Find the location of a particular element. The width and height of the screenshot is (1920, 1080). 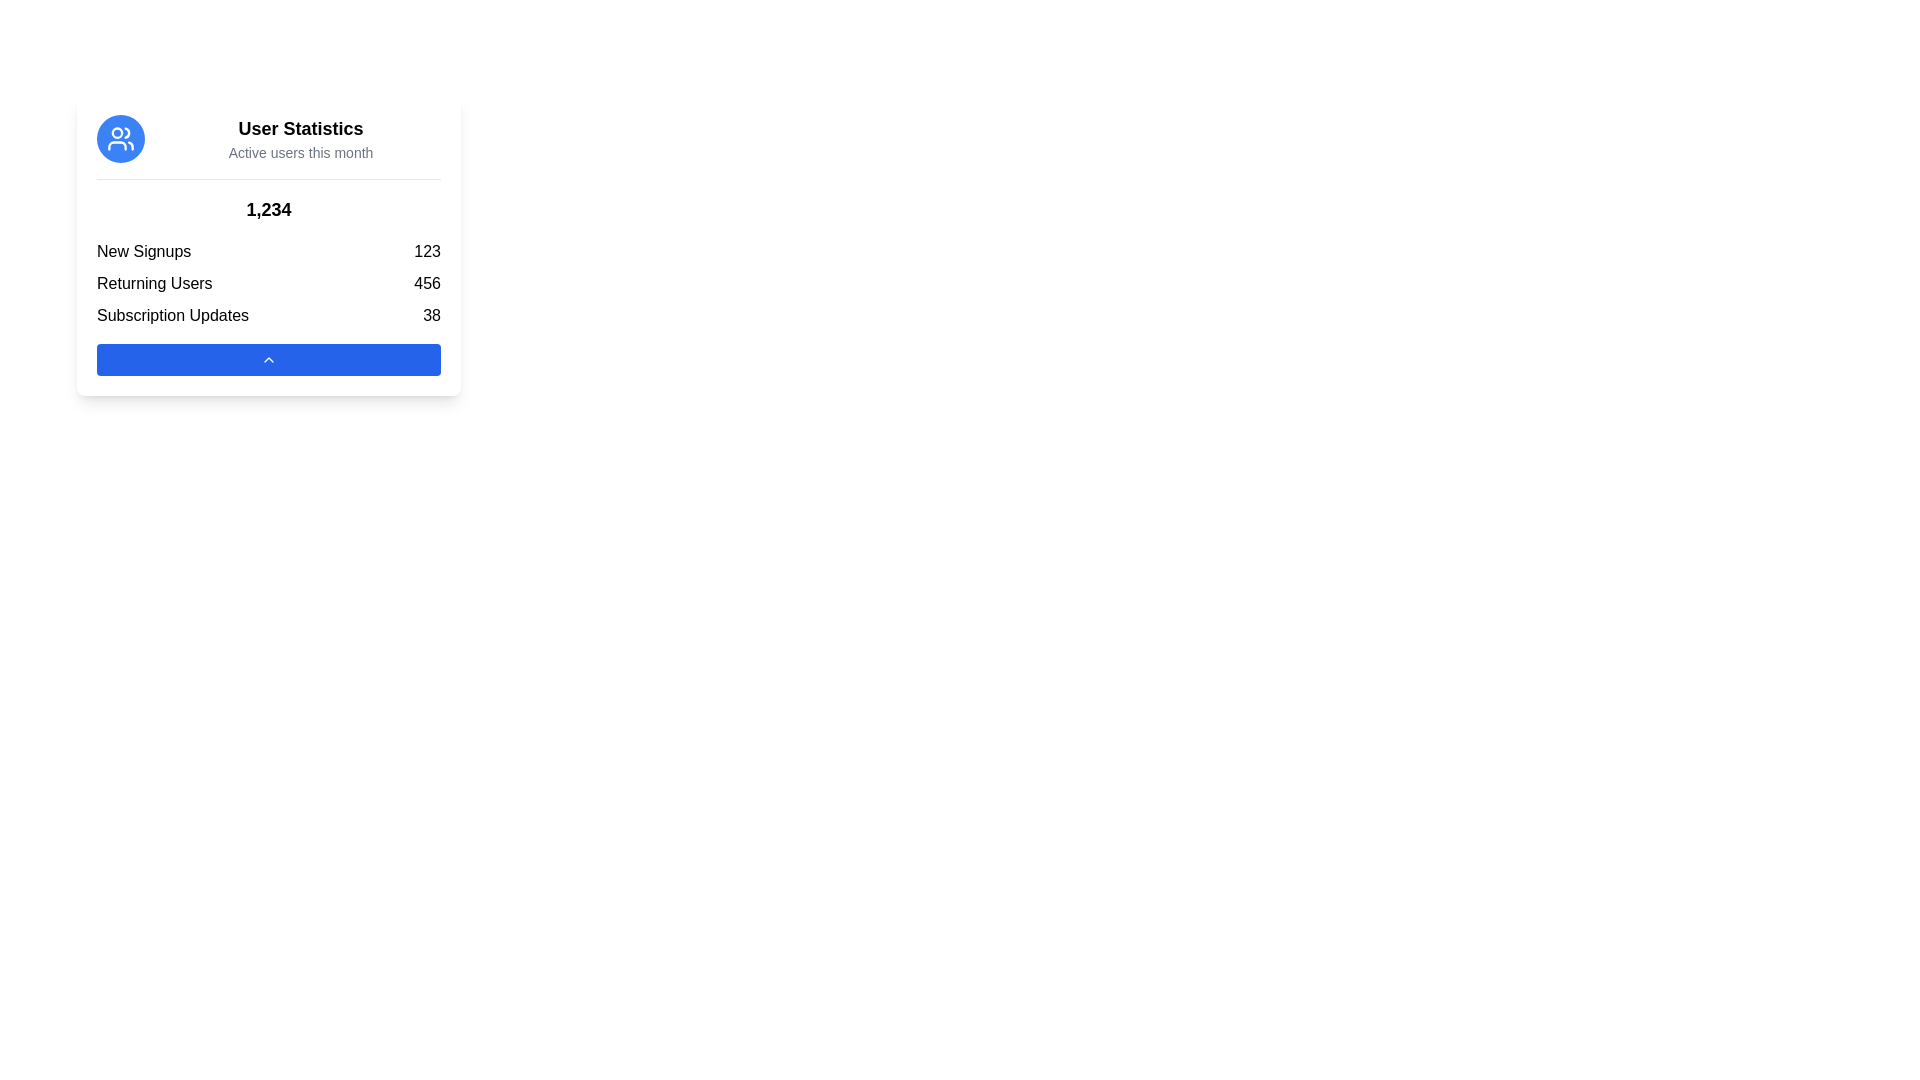

the 'User Statistics' icon located at the top-left corner of its section is located at coordinates (119, 137).